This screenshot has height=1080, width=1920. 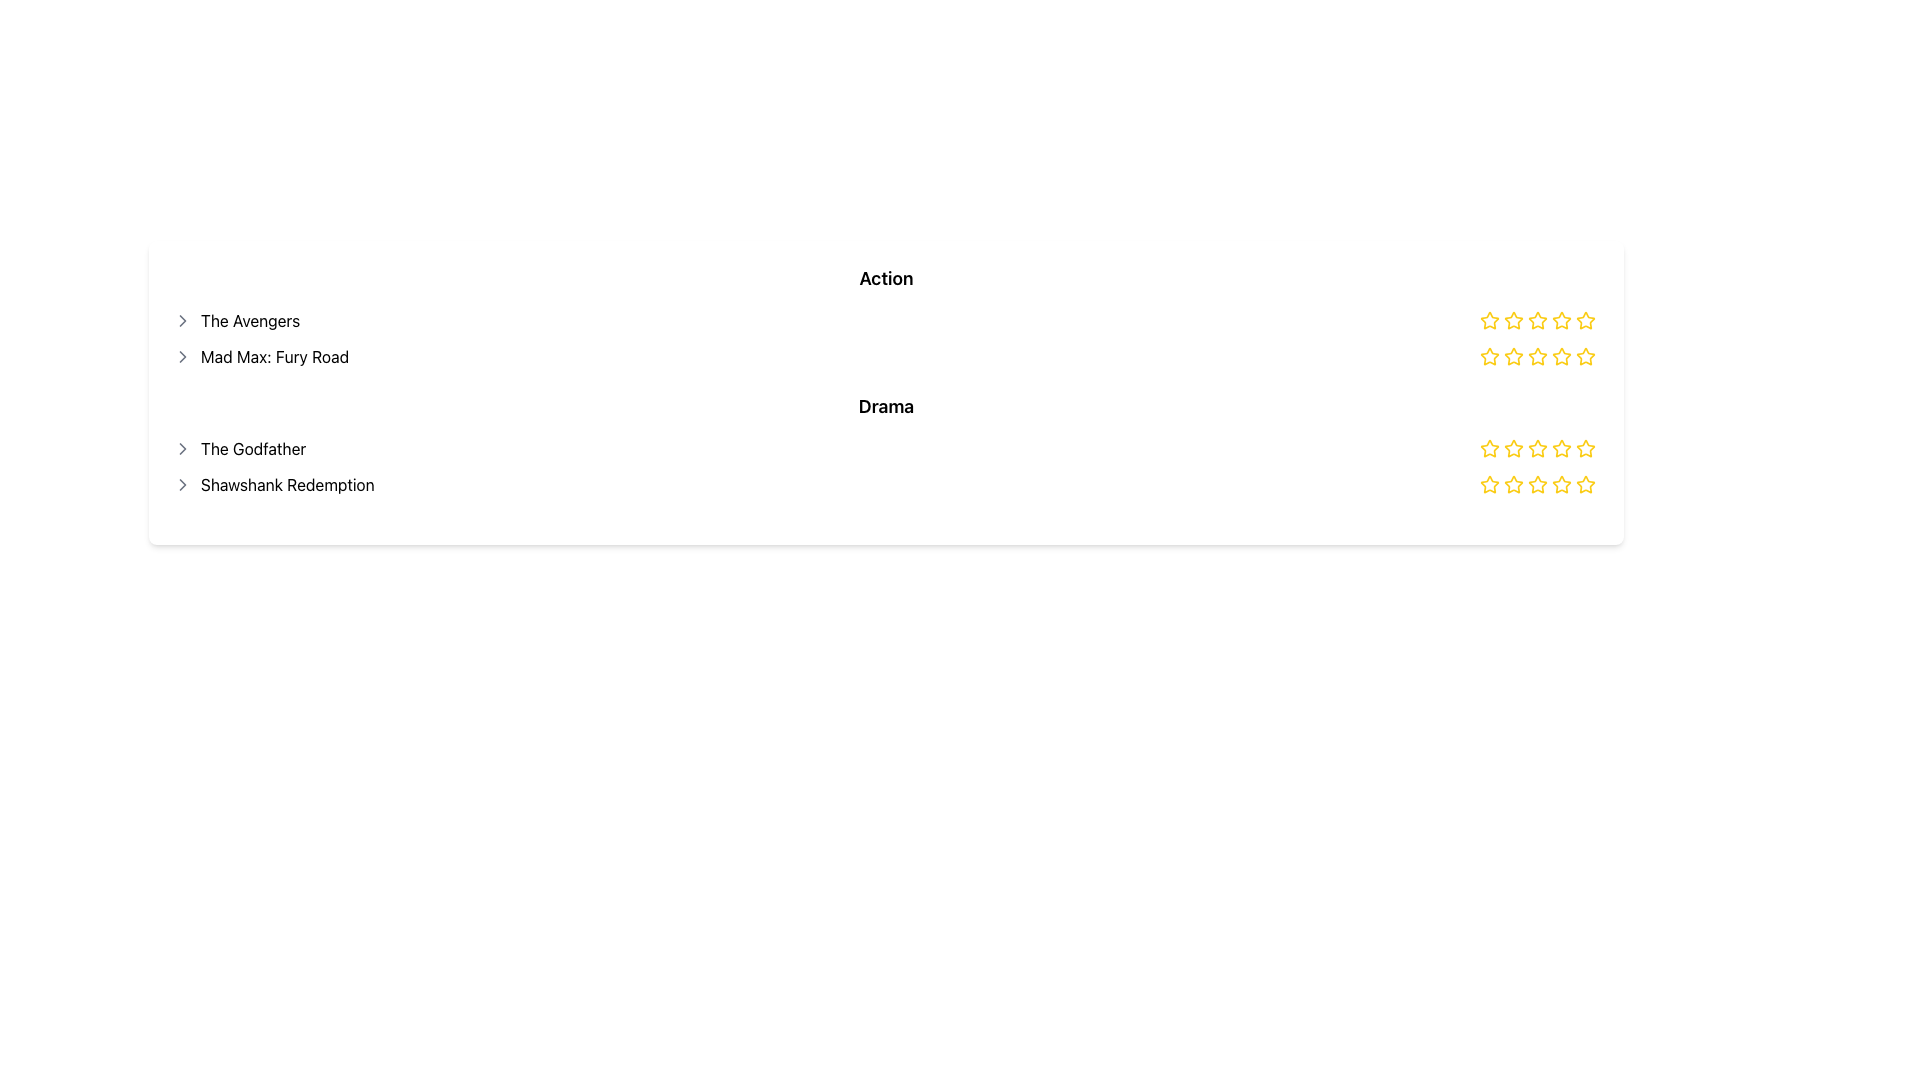 What do you see at coordinates (1536, 319) in the screenshot?
I see `the fourth star-shaped icon with a yellow outline in the rating system for 'Mad Max: Fury Road'` at bounding box center [1536, 319].